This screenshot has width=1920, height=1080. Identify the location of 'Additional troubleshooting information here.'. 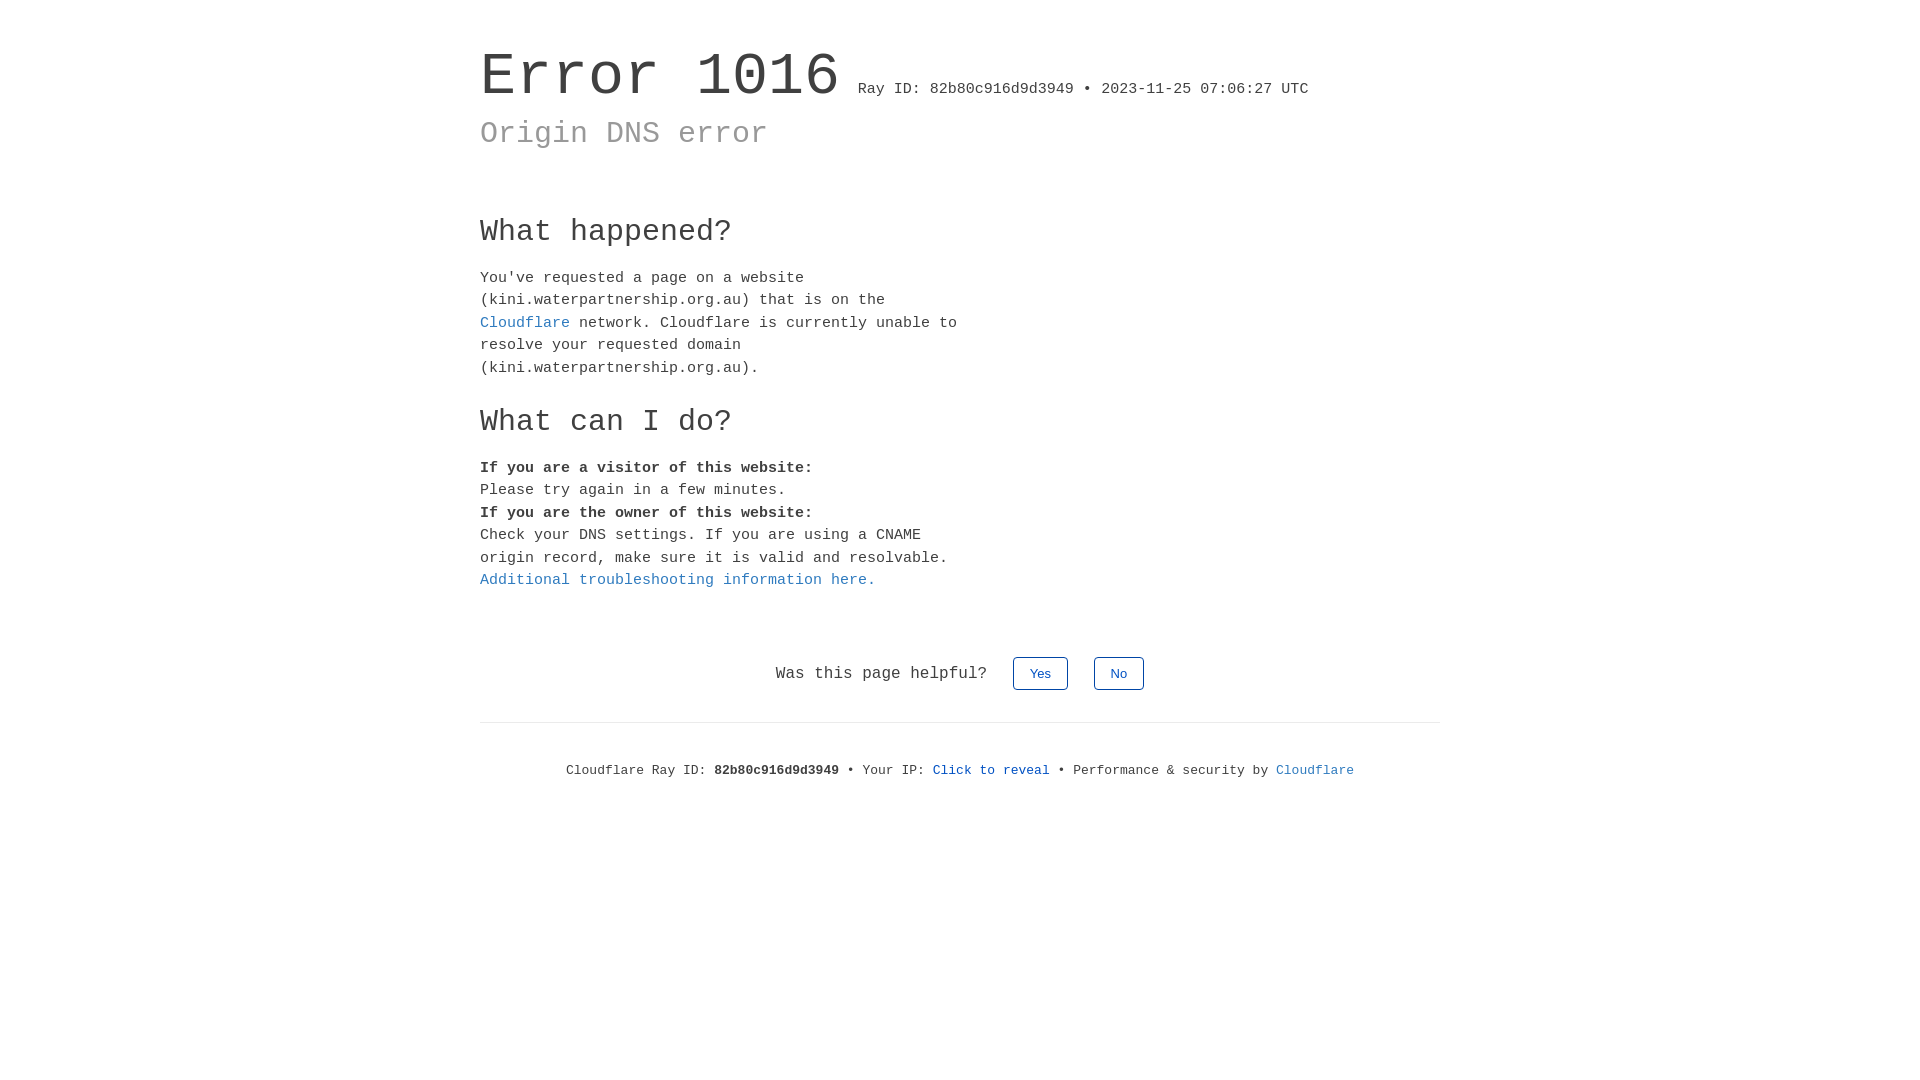
(677, 580).